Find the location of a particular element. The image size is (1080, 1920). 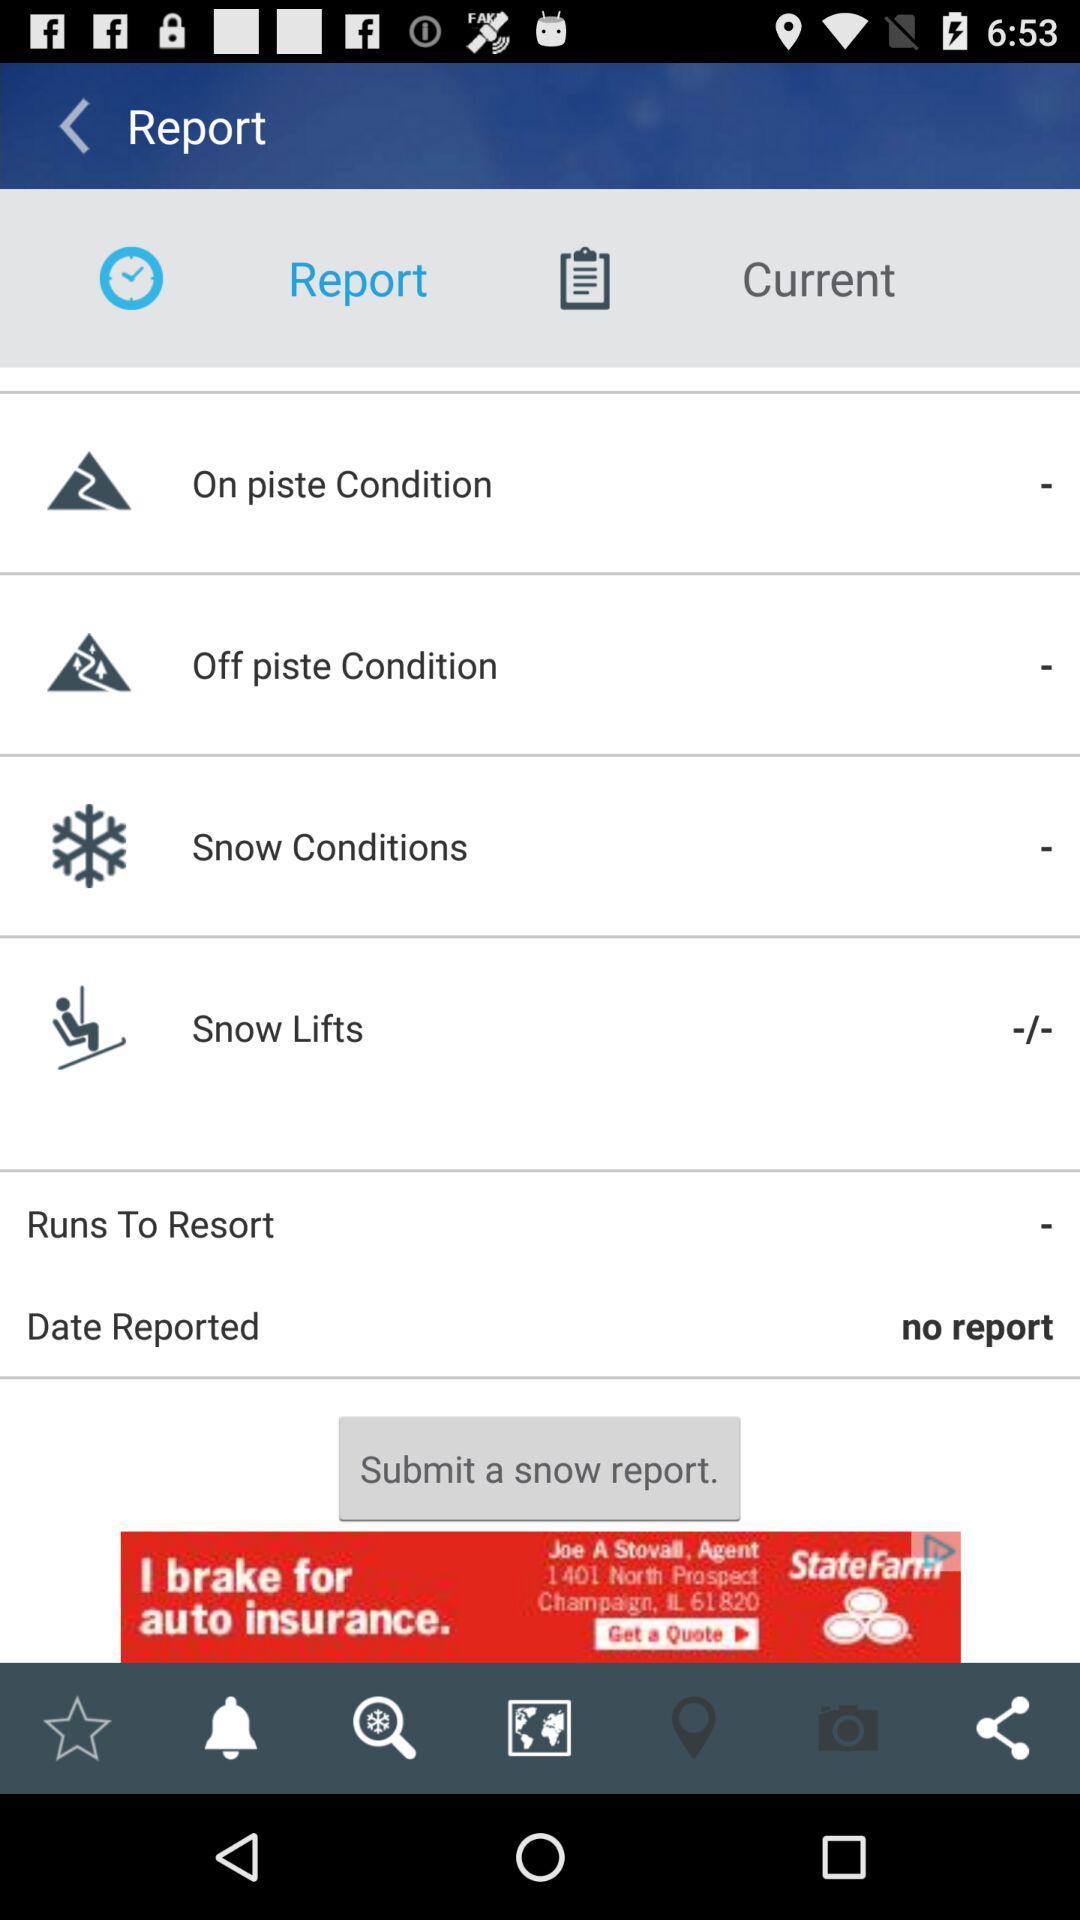

advertisement is located at coordinates (540, 1596).